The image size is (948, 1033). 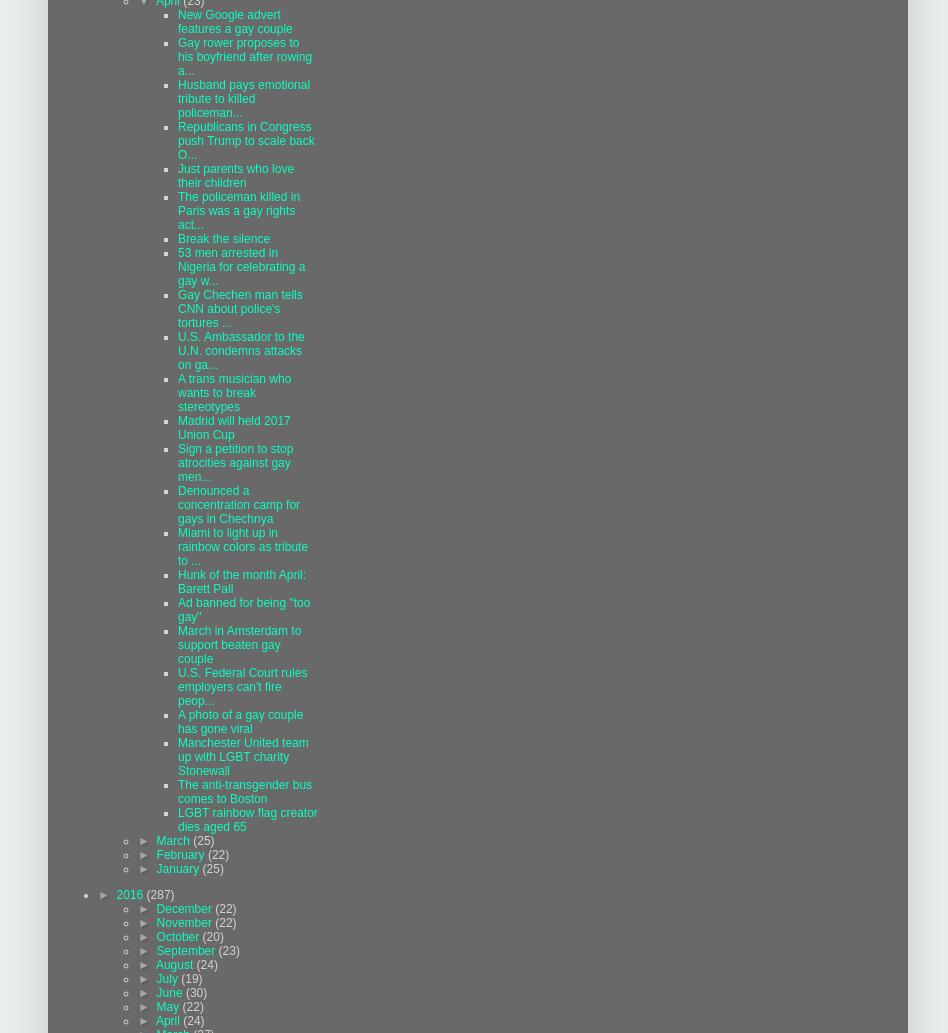 What do you see at coordinates (177, 98) in the screenshot?
I see `'Husband pays emotional tribute to killed policeman...'` at bounding box center [177, 98].